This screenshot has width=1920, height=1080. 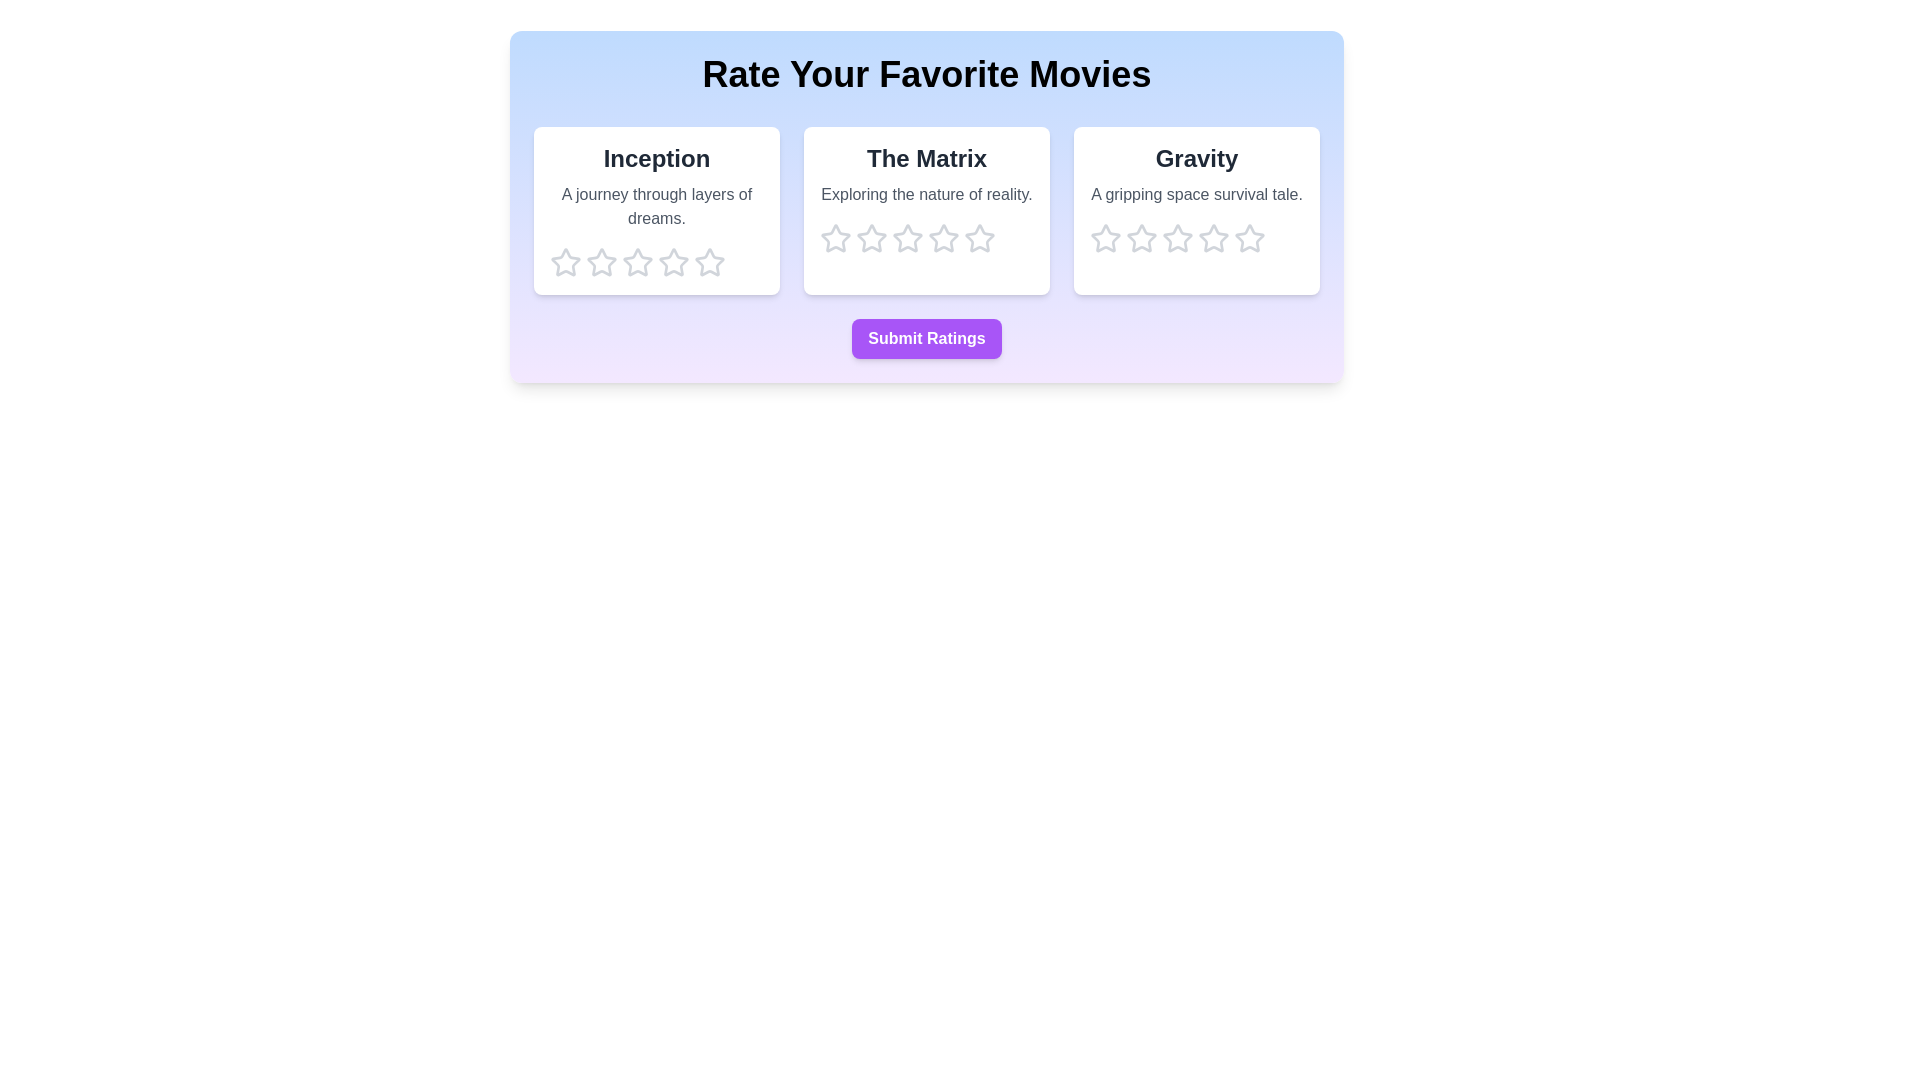 I want to click on the star corresponding to 1 for the movie Gravity, so click(x=1104, y=238).